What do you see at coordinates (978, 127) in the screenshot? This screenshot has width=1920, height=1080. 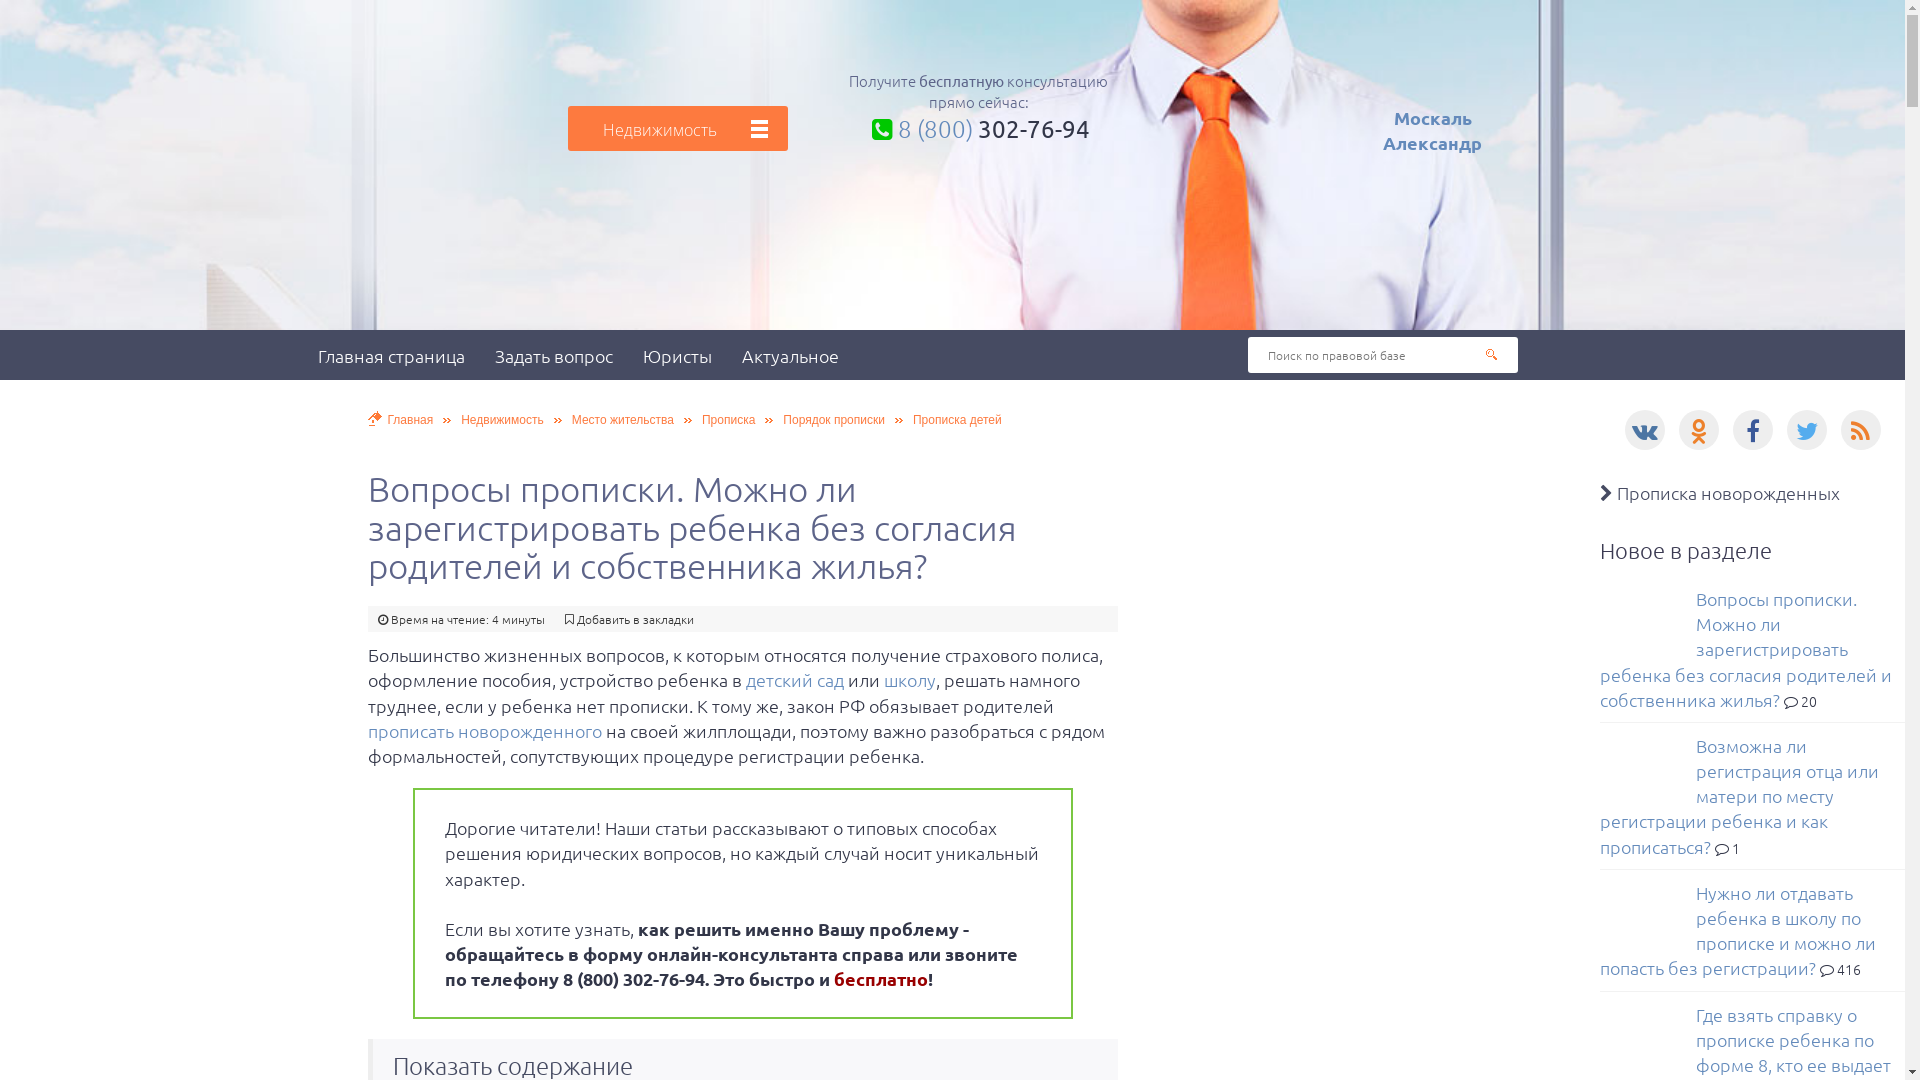 I see `'8 (800) 302-76-94'` at bounding box center [978, 127].